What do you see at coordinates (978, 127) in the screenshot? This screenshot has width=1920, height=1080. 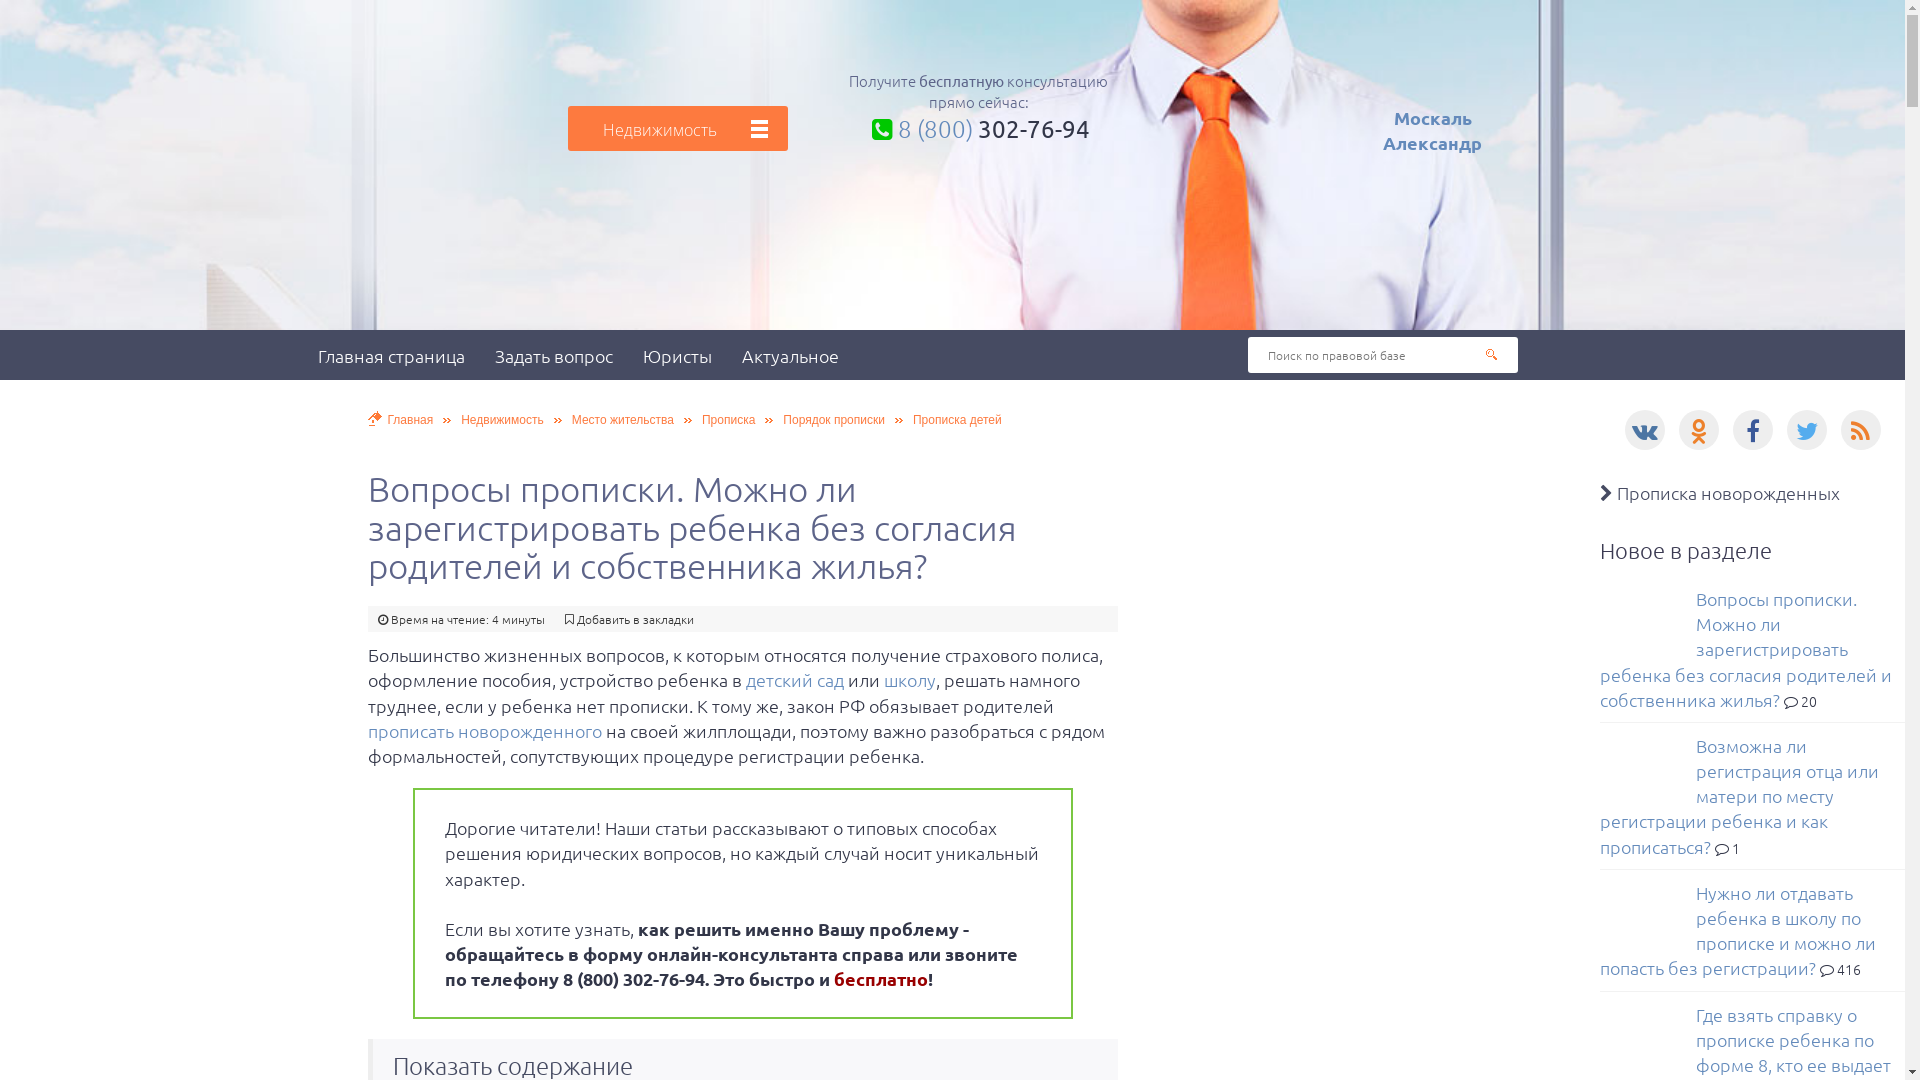 I see `'8 (800) 302-76-94'` at bounding box center [978, 127].